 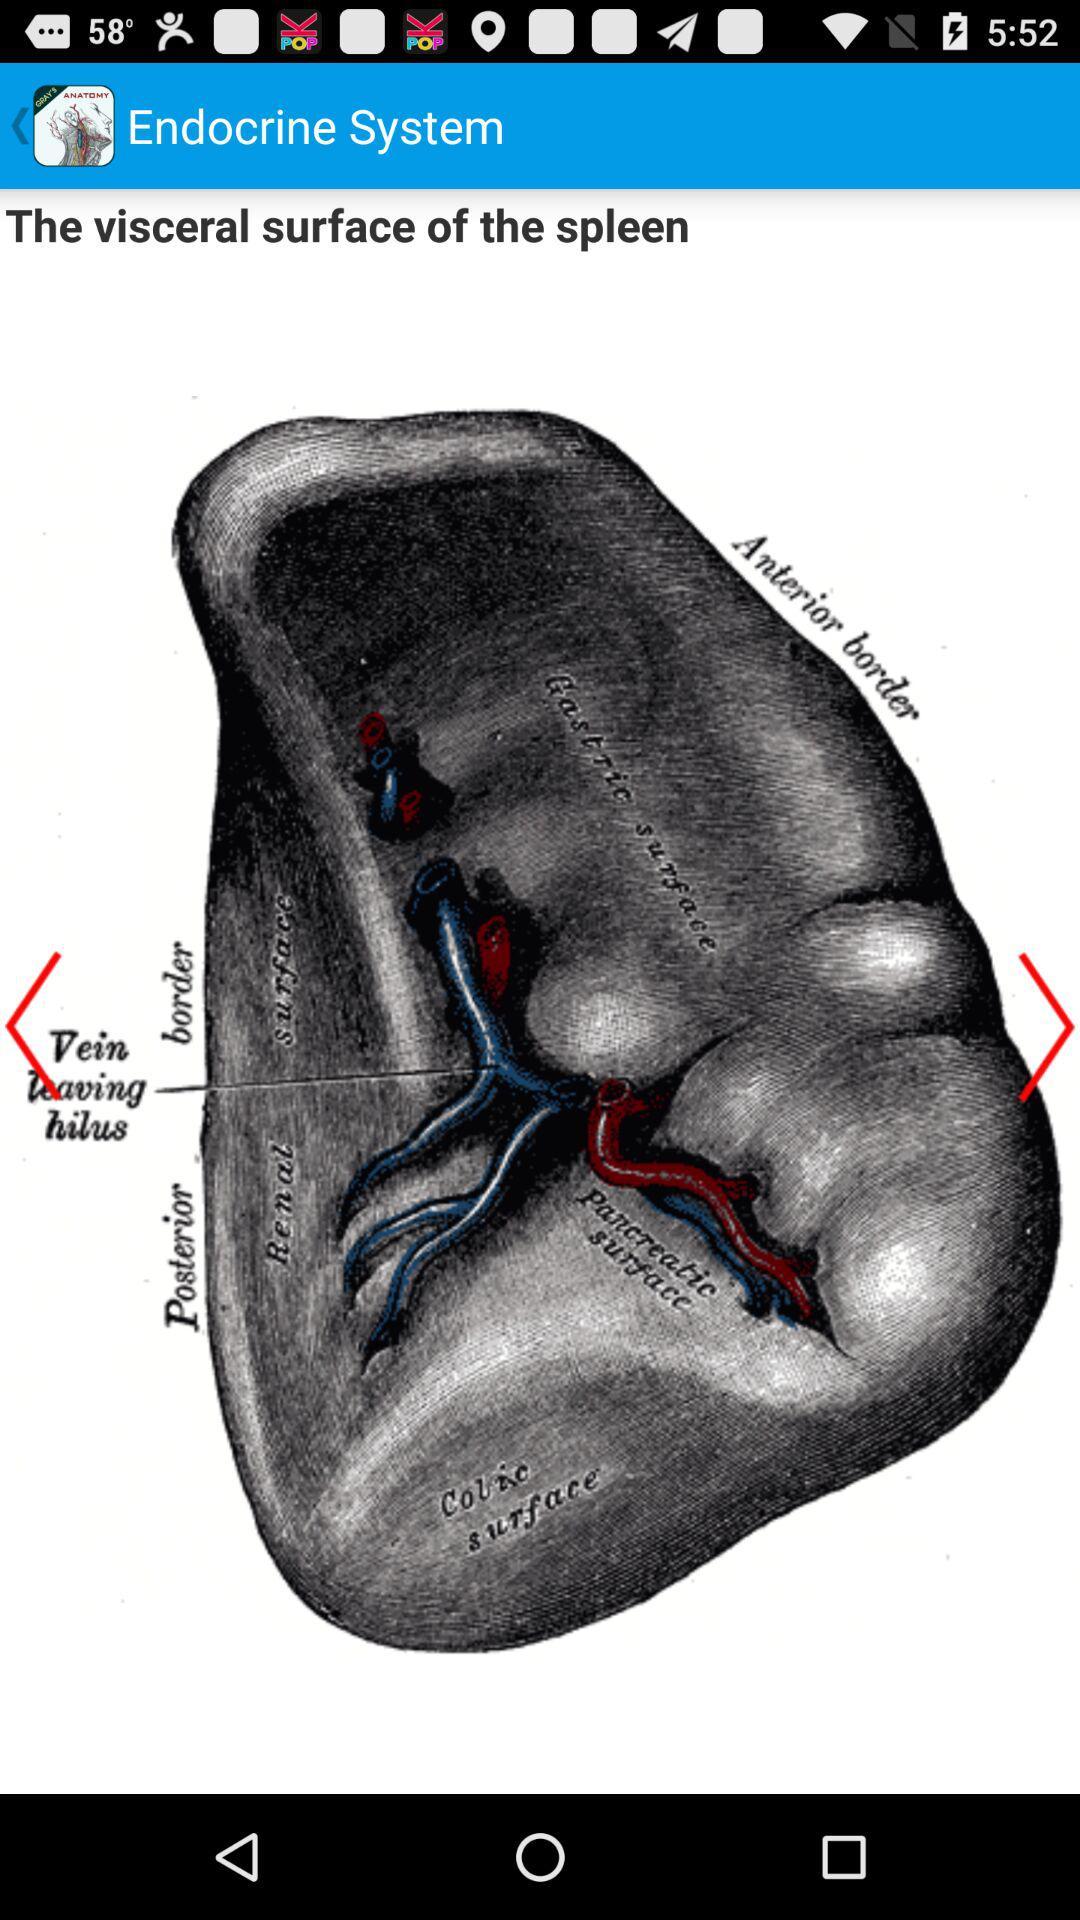 What do you see at coordinates (1045, 1026) in the screenshot?
I see `back button` at bounding box center [1045, 1026].